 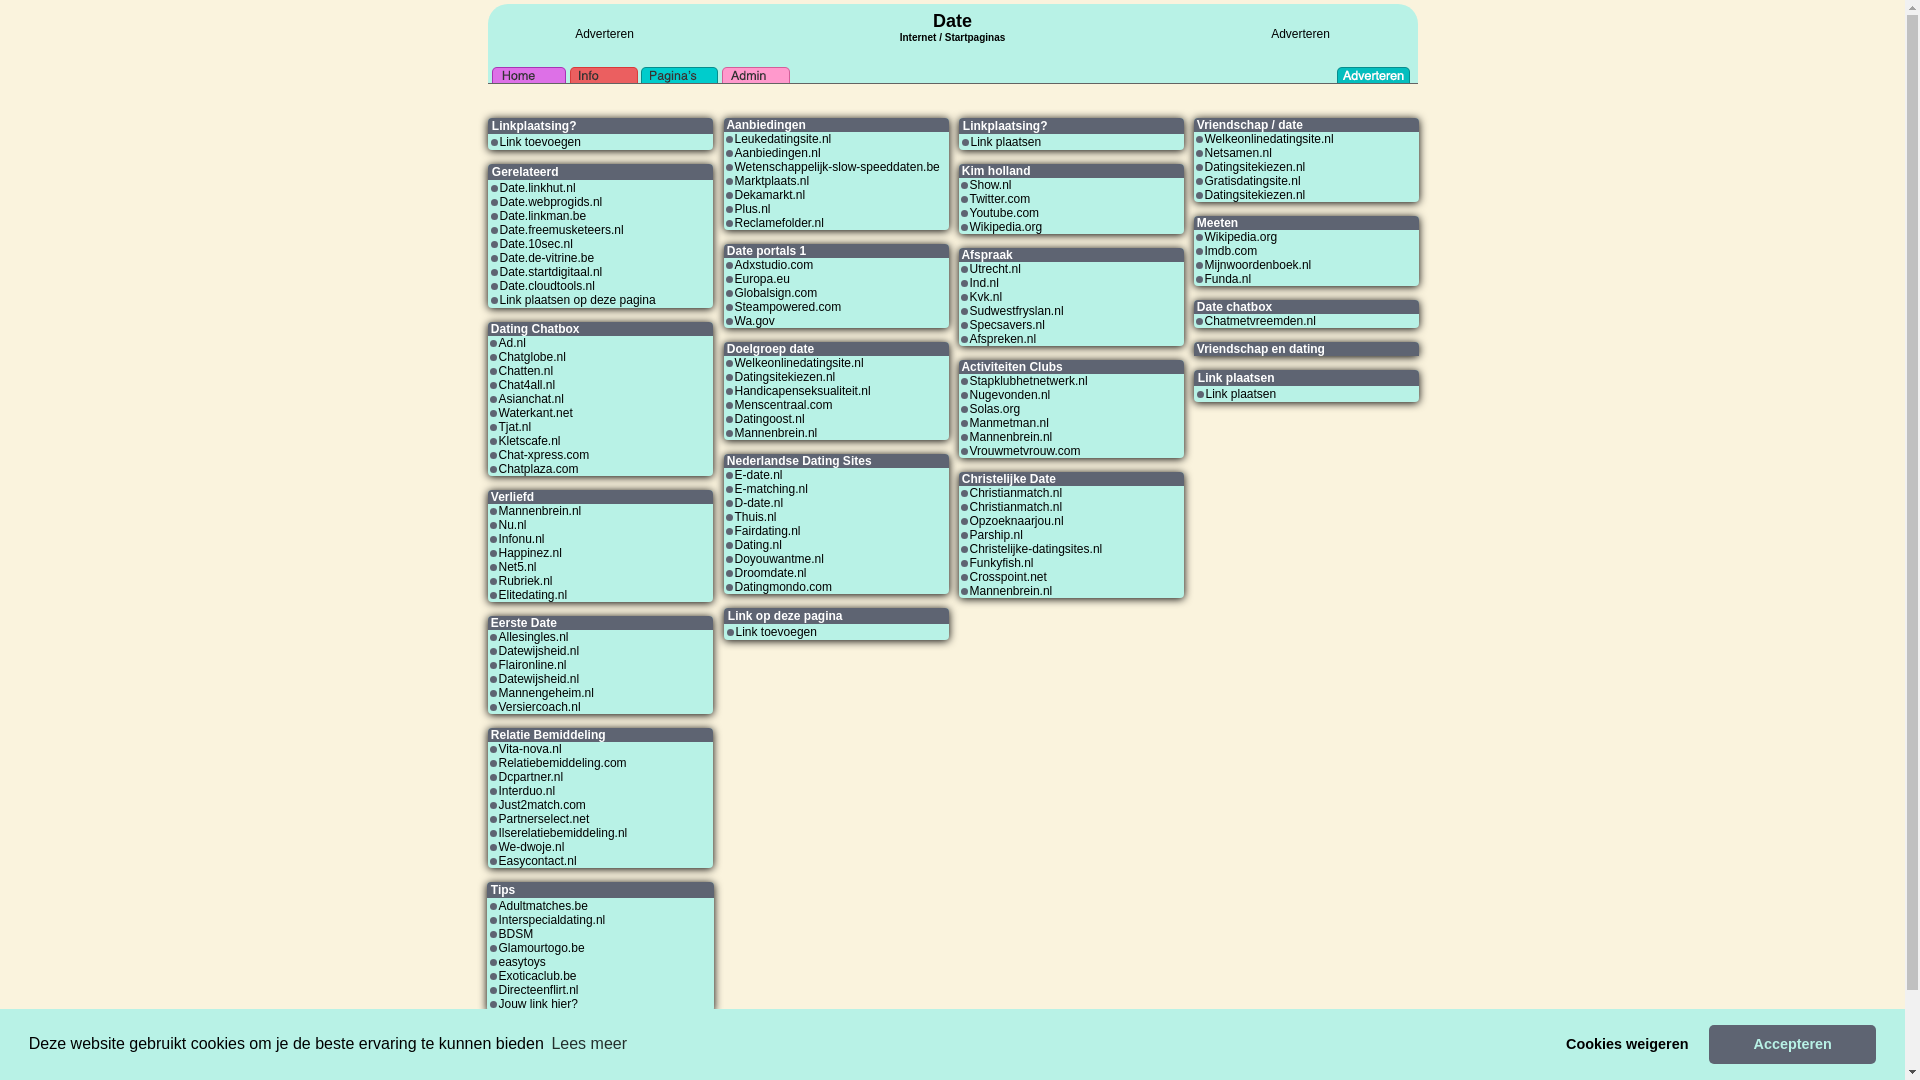 What do you see at coordinates (1239, 235) in the screenshot?
I see `'Wikipedia.org'` at bounding box center [1239, 235].